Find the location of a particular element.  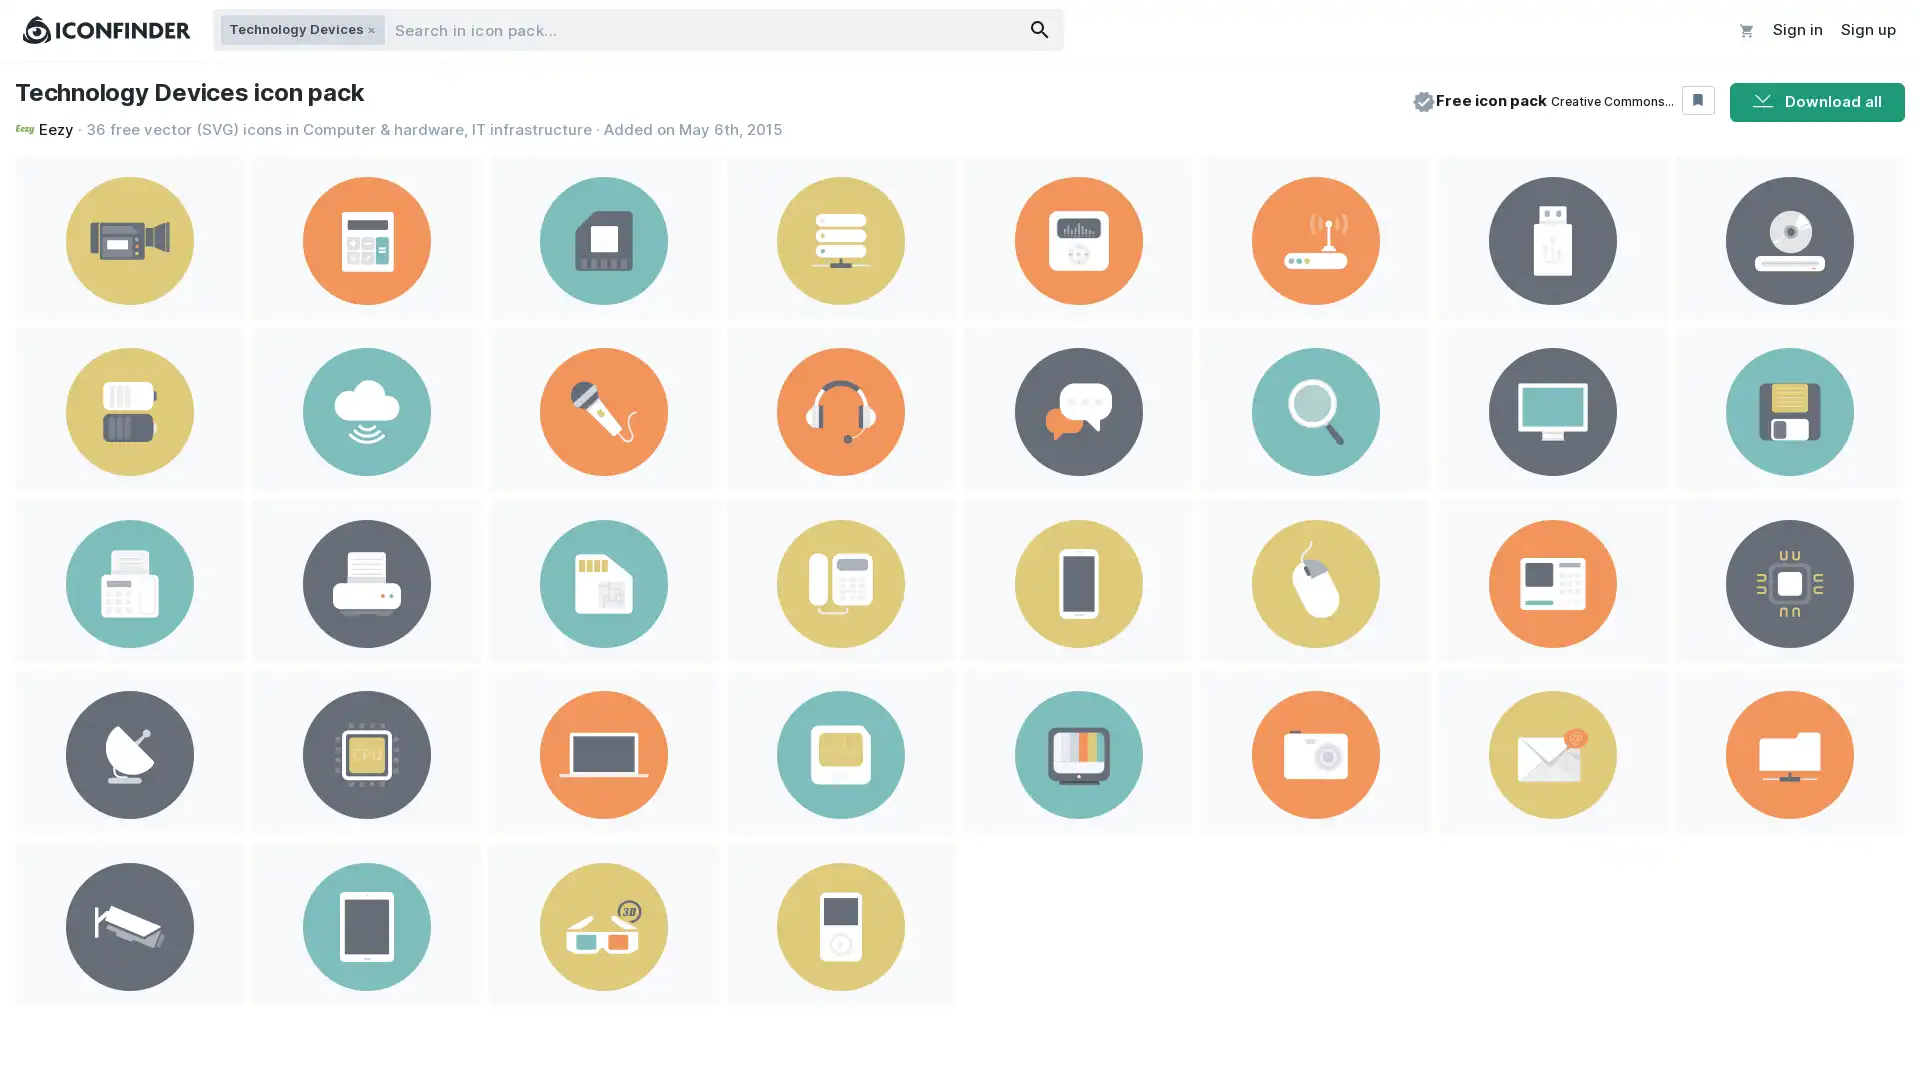

Download all is located at coordinates (1817, 101).